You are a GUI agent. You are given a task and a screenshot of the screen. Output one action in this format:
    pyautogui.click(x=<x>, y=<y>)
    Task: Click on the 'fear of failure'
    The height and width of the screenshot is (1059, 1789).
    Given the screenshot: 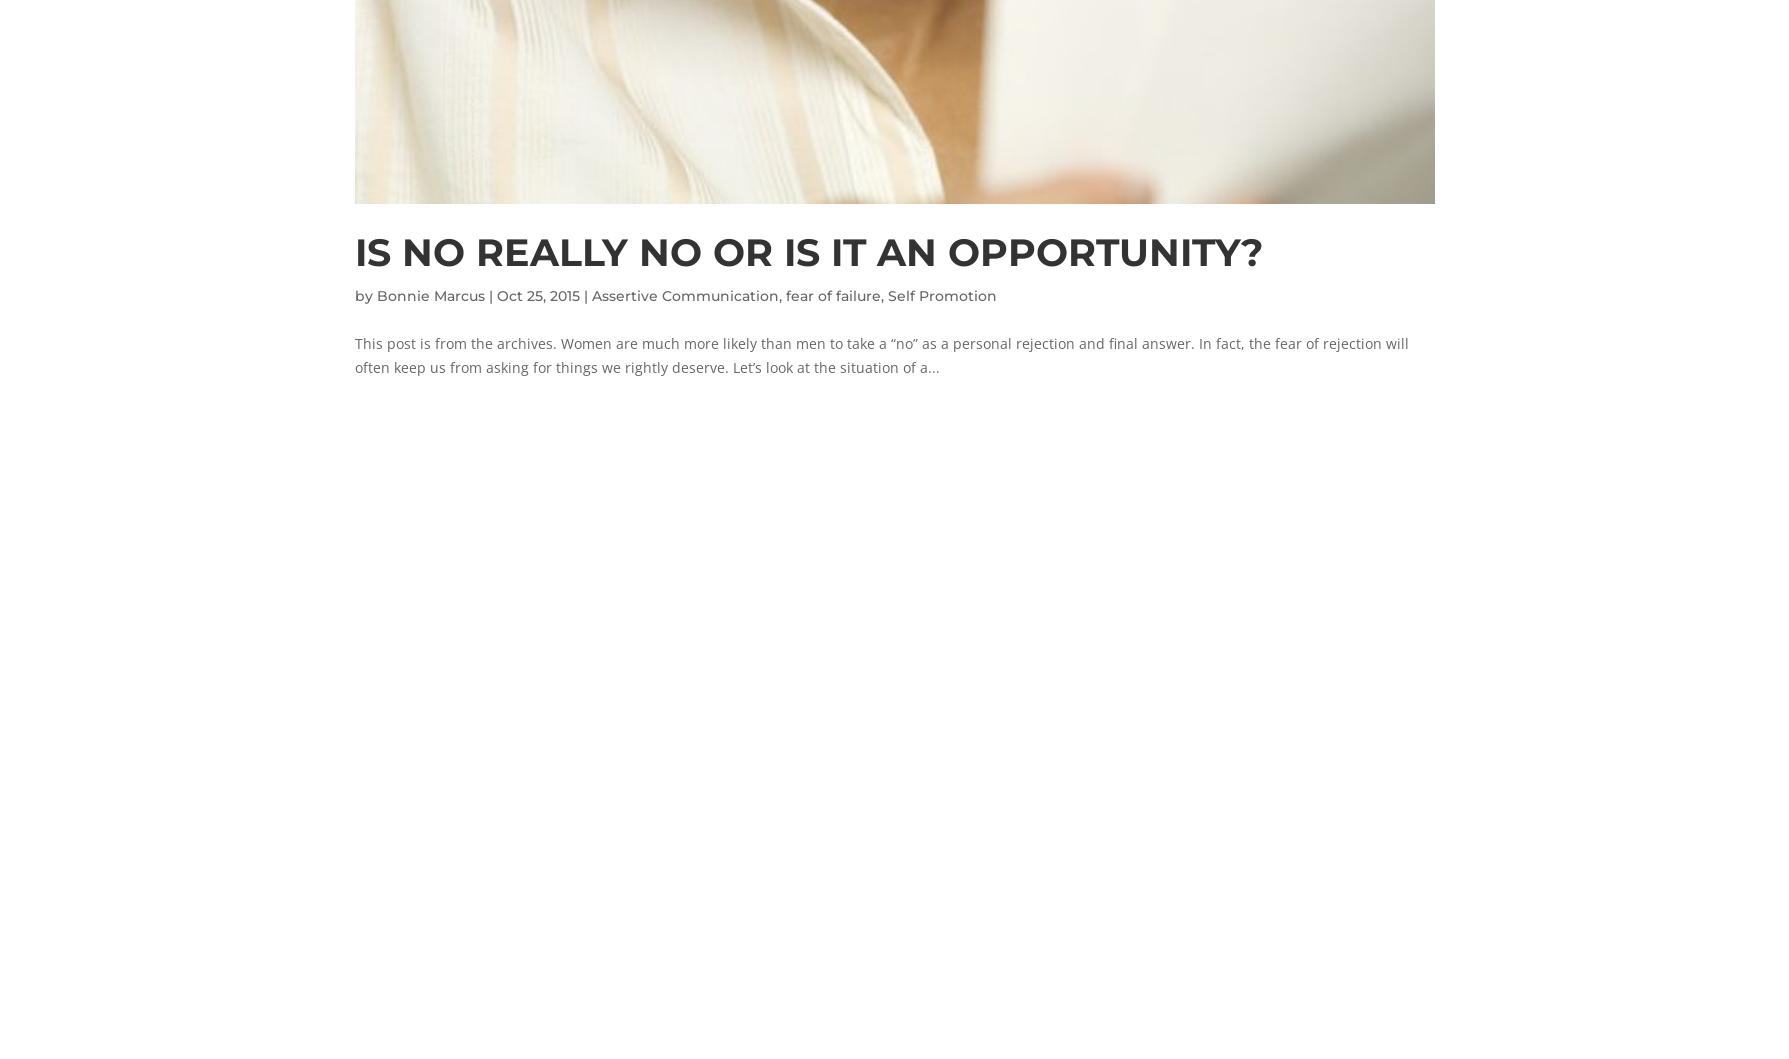 What is the action you would take?
    pyautogui.click(x=785, y=295)
    